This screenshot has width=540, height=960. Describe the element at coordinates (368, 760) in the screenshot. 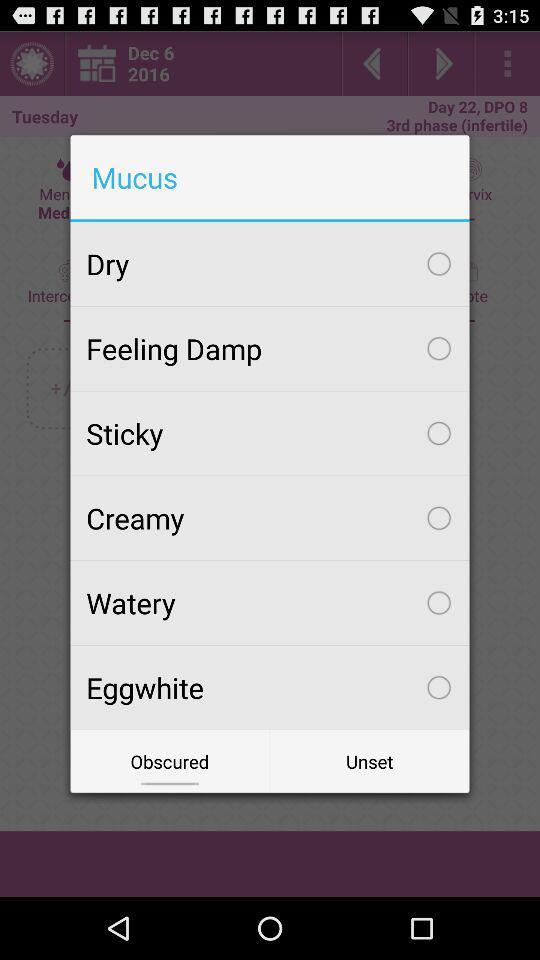

I see `unset at the bottom right corner` at that location.